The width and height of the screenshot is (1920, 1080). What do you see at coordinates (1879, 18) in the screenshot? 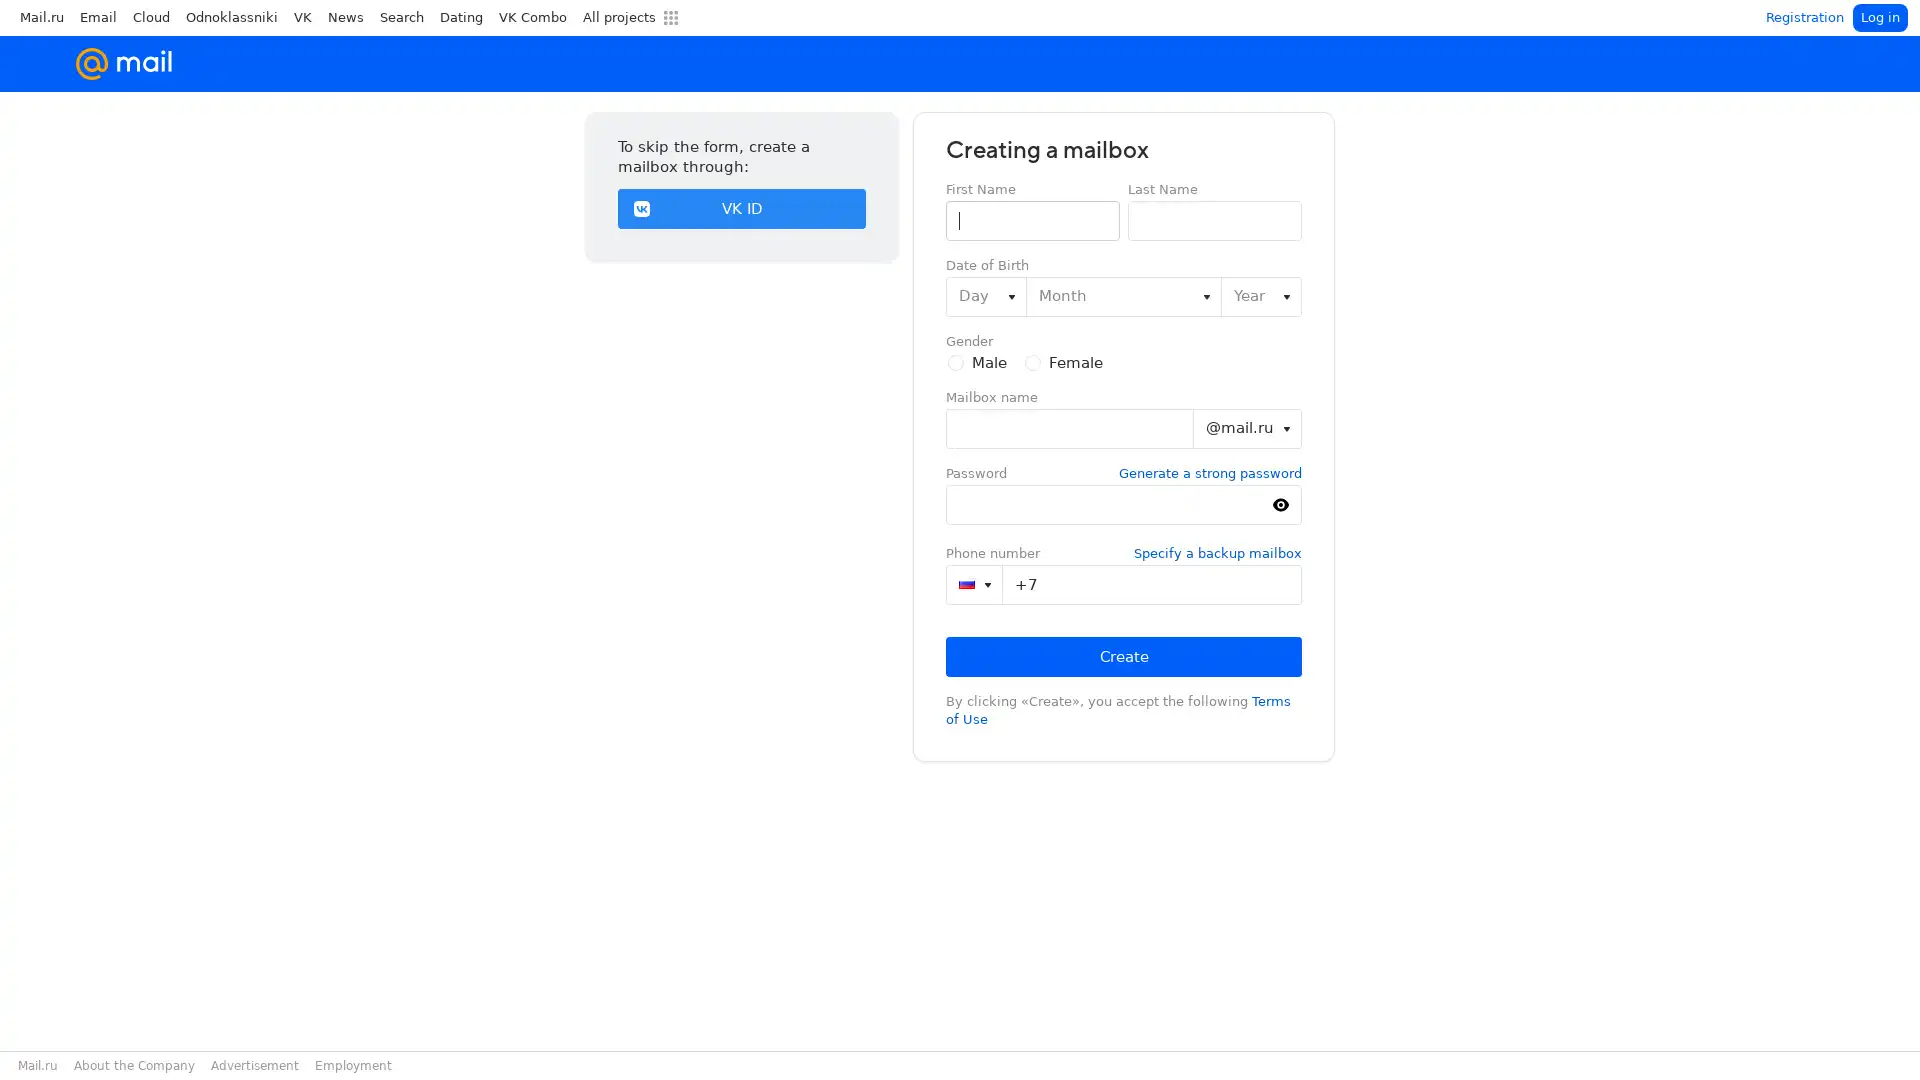
I see `Log in` at bounding box center [1879, 18].